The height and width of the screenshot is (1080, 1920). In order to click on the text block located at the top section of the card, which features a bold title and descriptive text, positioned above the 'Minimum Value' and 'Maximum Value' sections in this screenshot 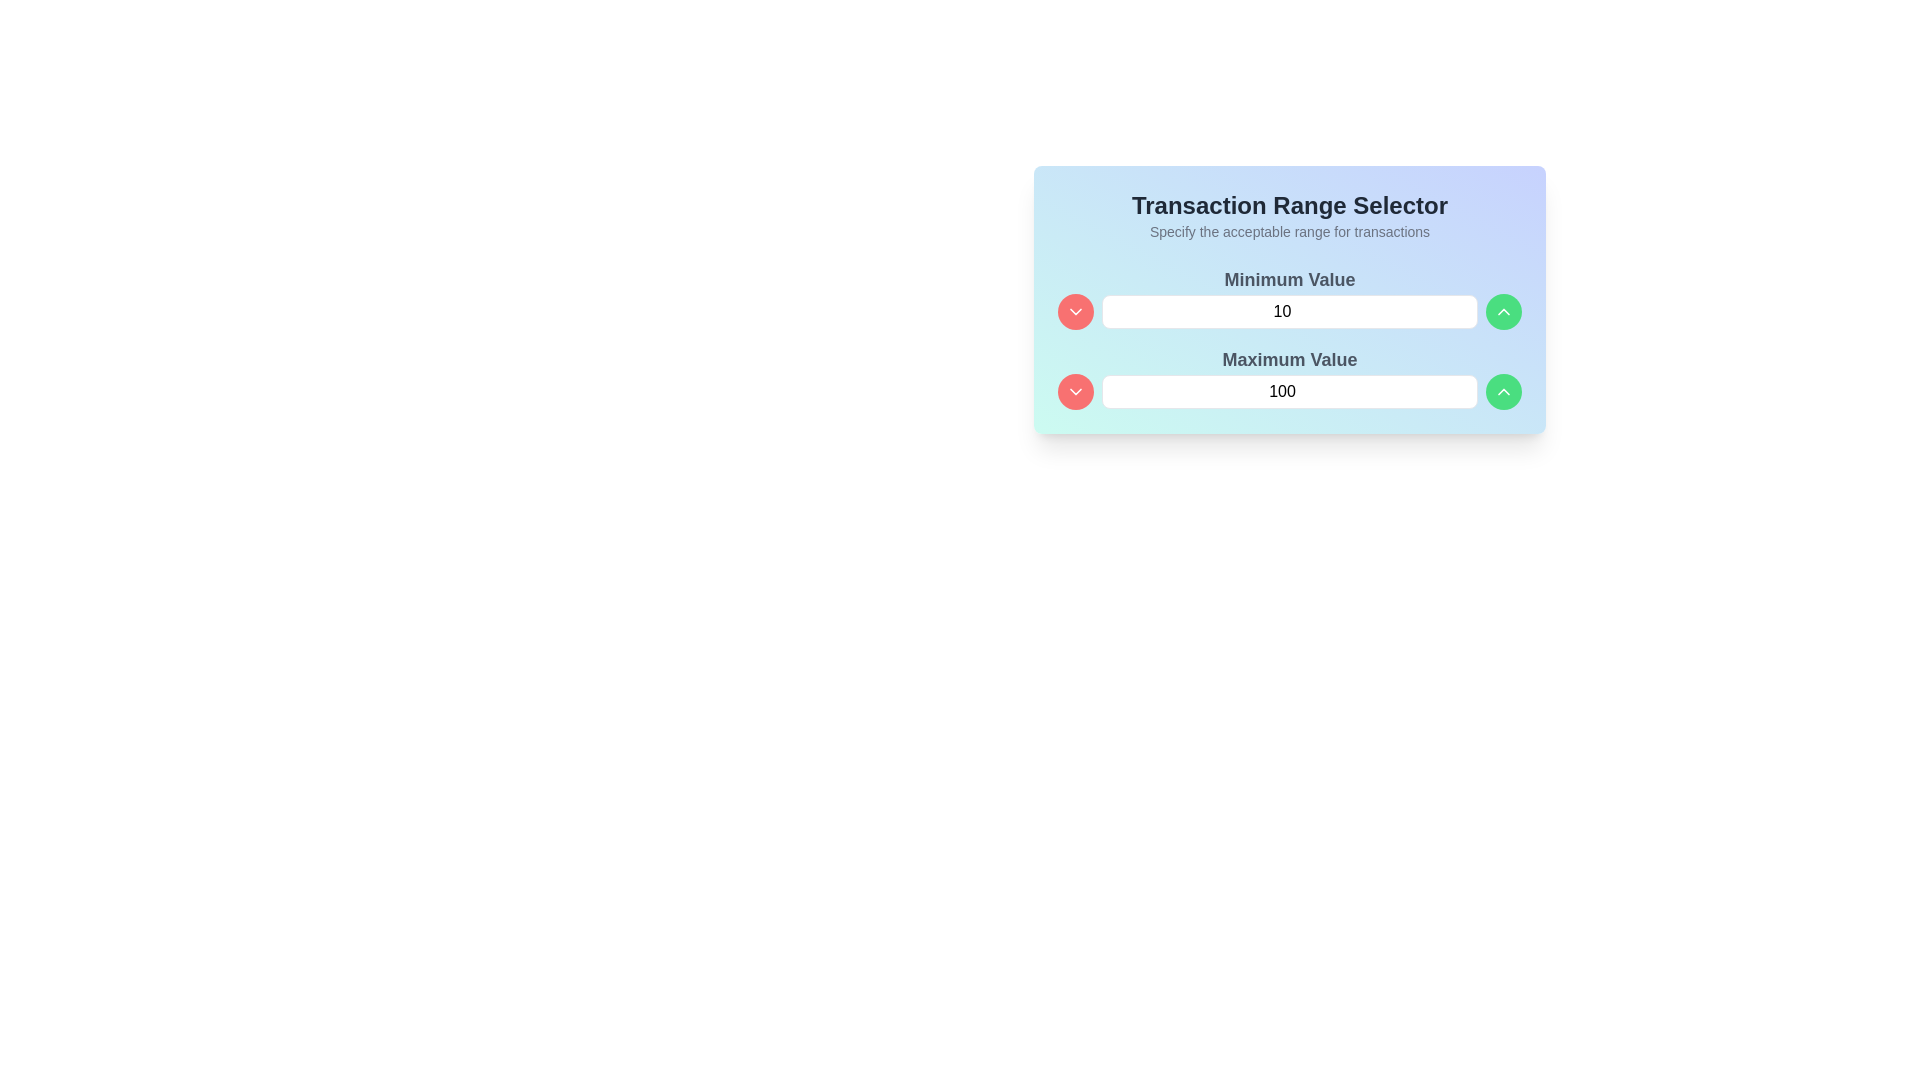, I will do `click(1290, 216)`.